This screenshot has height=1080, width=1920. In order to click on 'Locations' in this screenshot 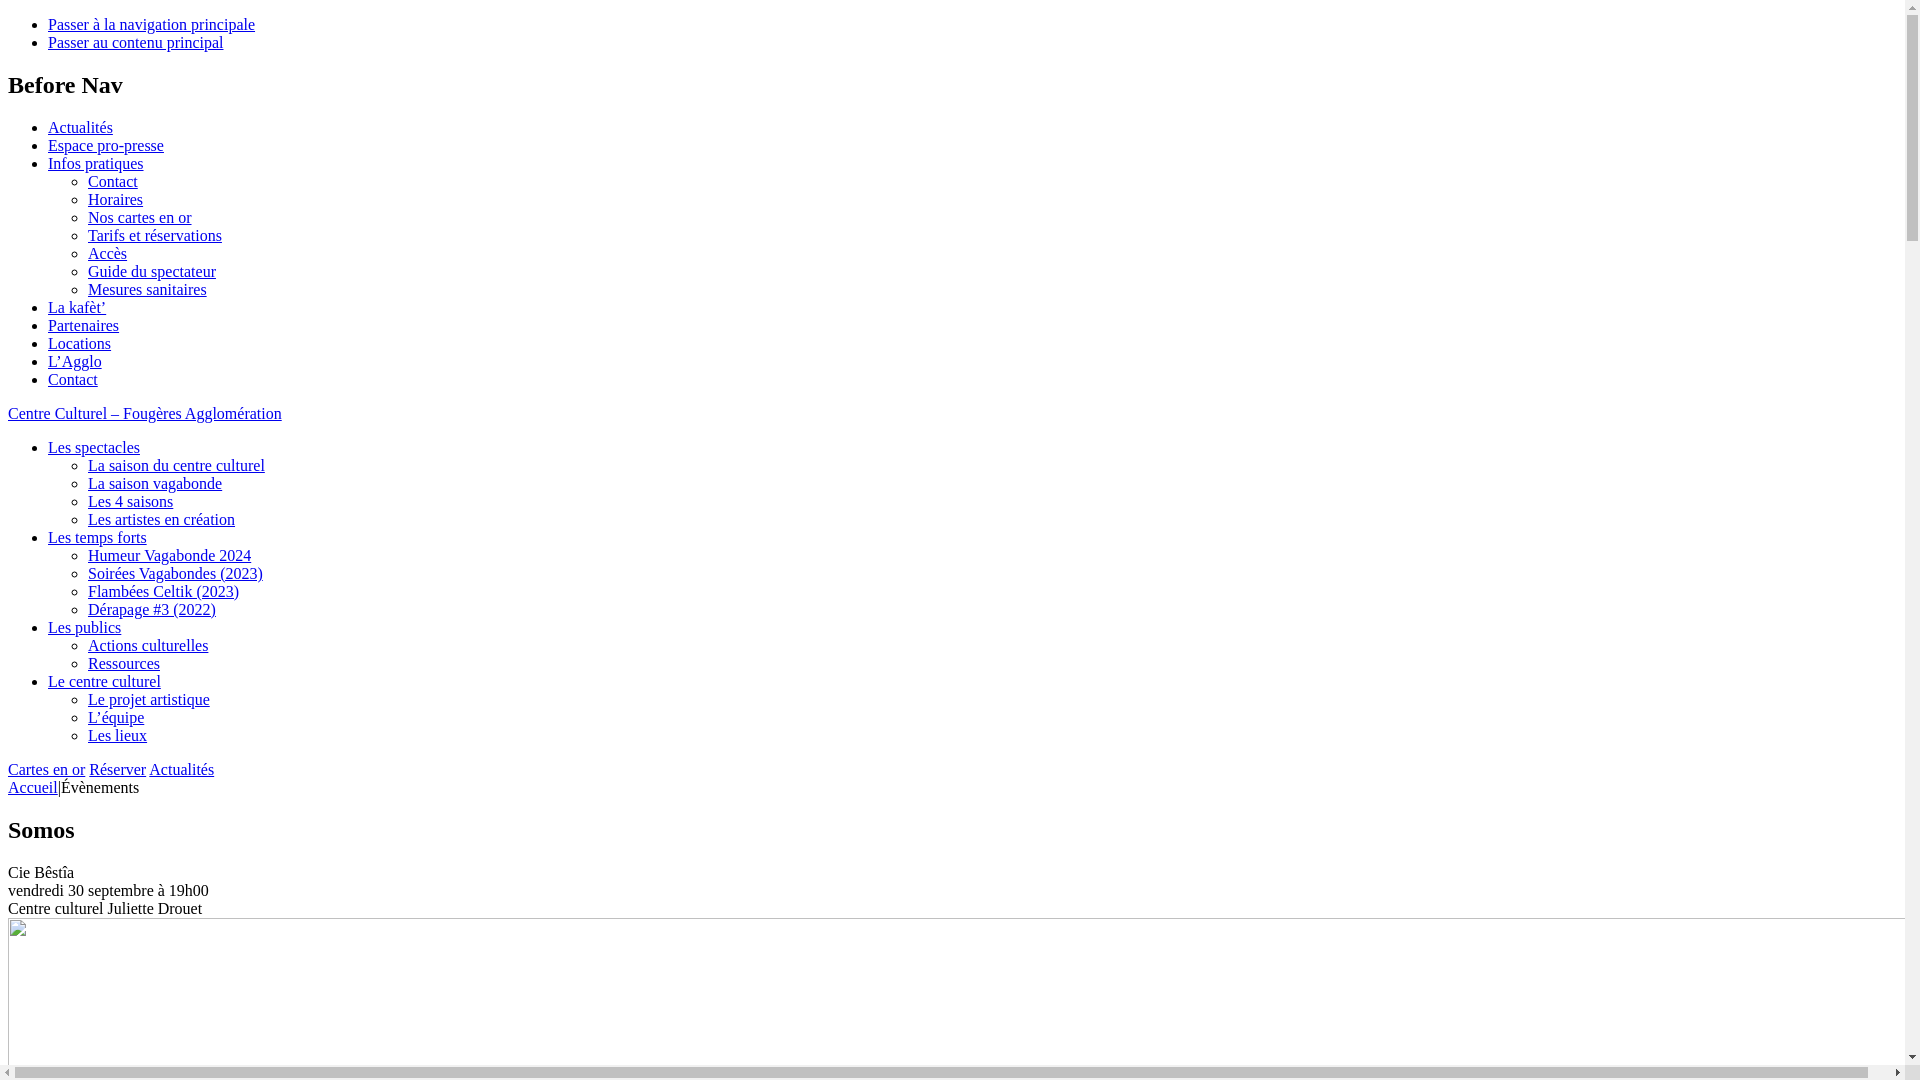, I will do `click(79, 342)`.